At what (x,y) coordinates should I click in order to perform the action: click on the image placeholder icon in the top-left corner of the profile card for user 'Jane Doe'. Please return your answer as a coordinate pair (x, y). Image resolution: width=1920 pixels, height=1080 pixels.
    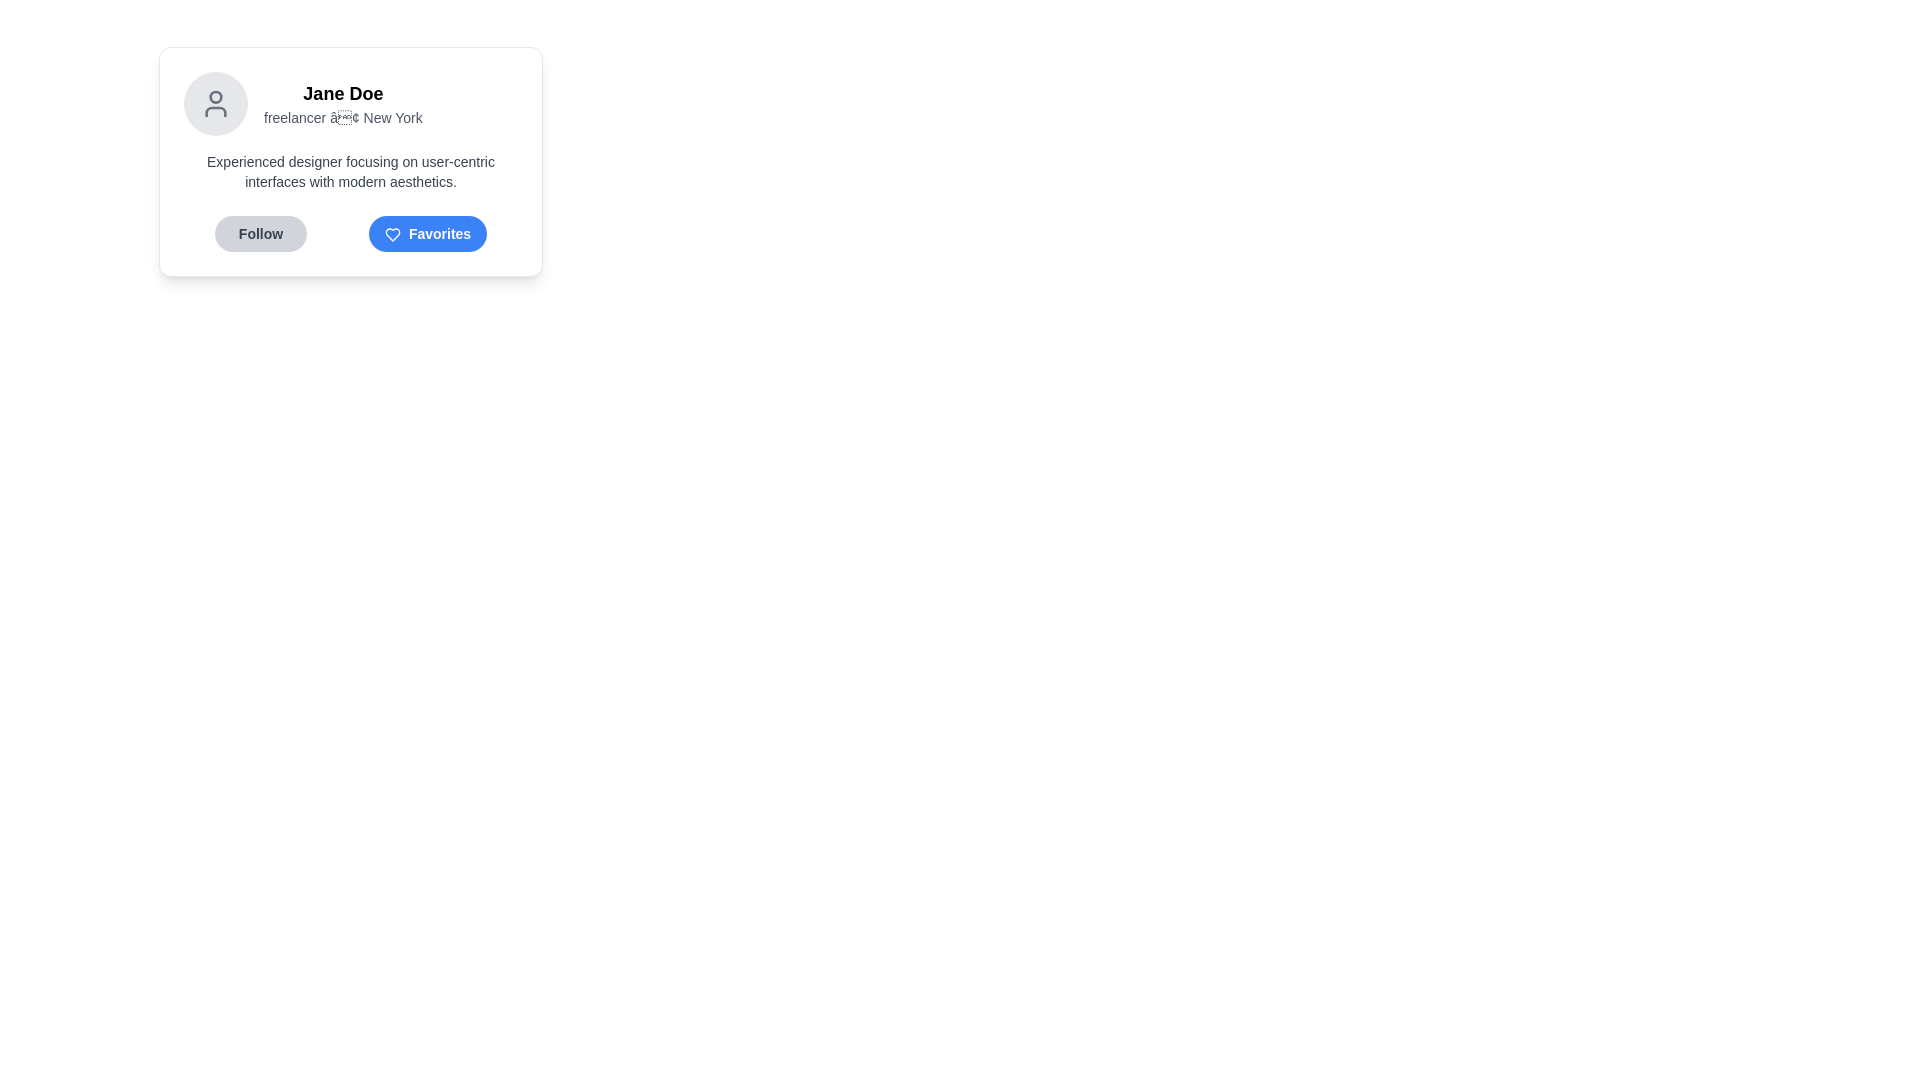
    Looking at the image, I should click on (216, 104).